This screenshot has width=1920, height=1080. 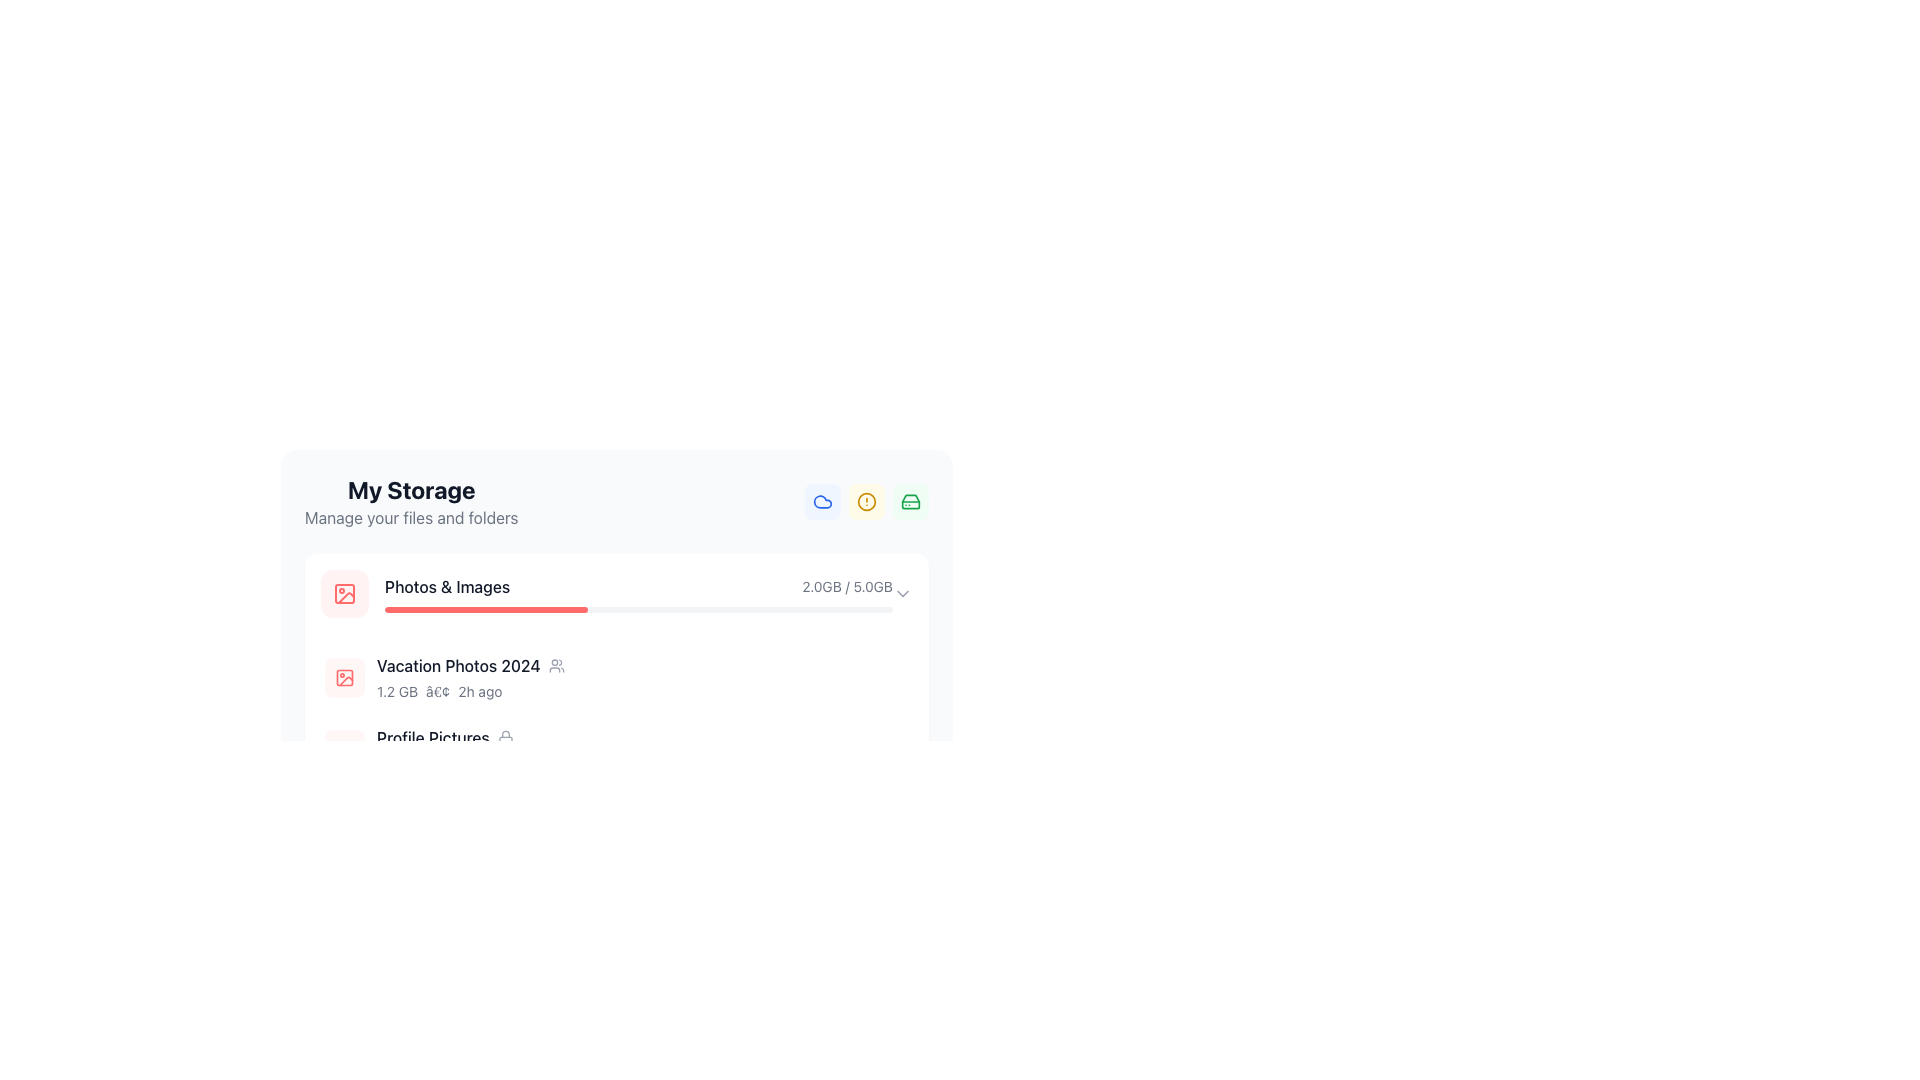 I want to click on the decorative graphic icon filled with red color, which is part of the 'Photos & Images' category in the sidebar menu, so click(x=345, y=593).